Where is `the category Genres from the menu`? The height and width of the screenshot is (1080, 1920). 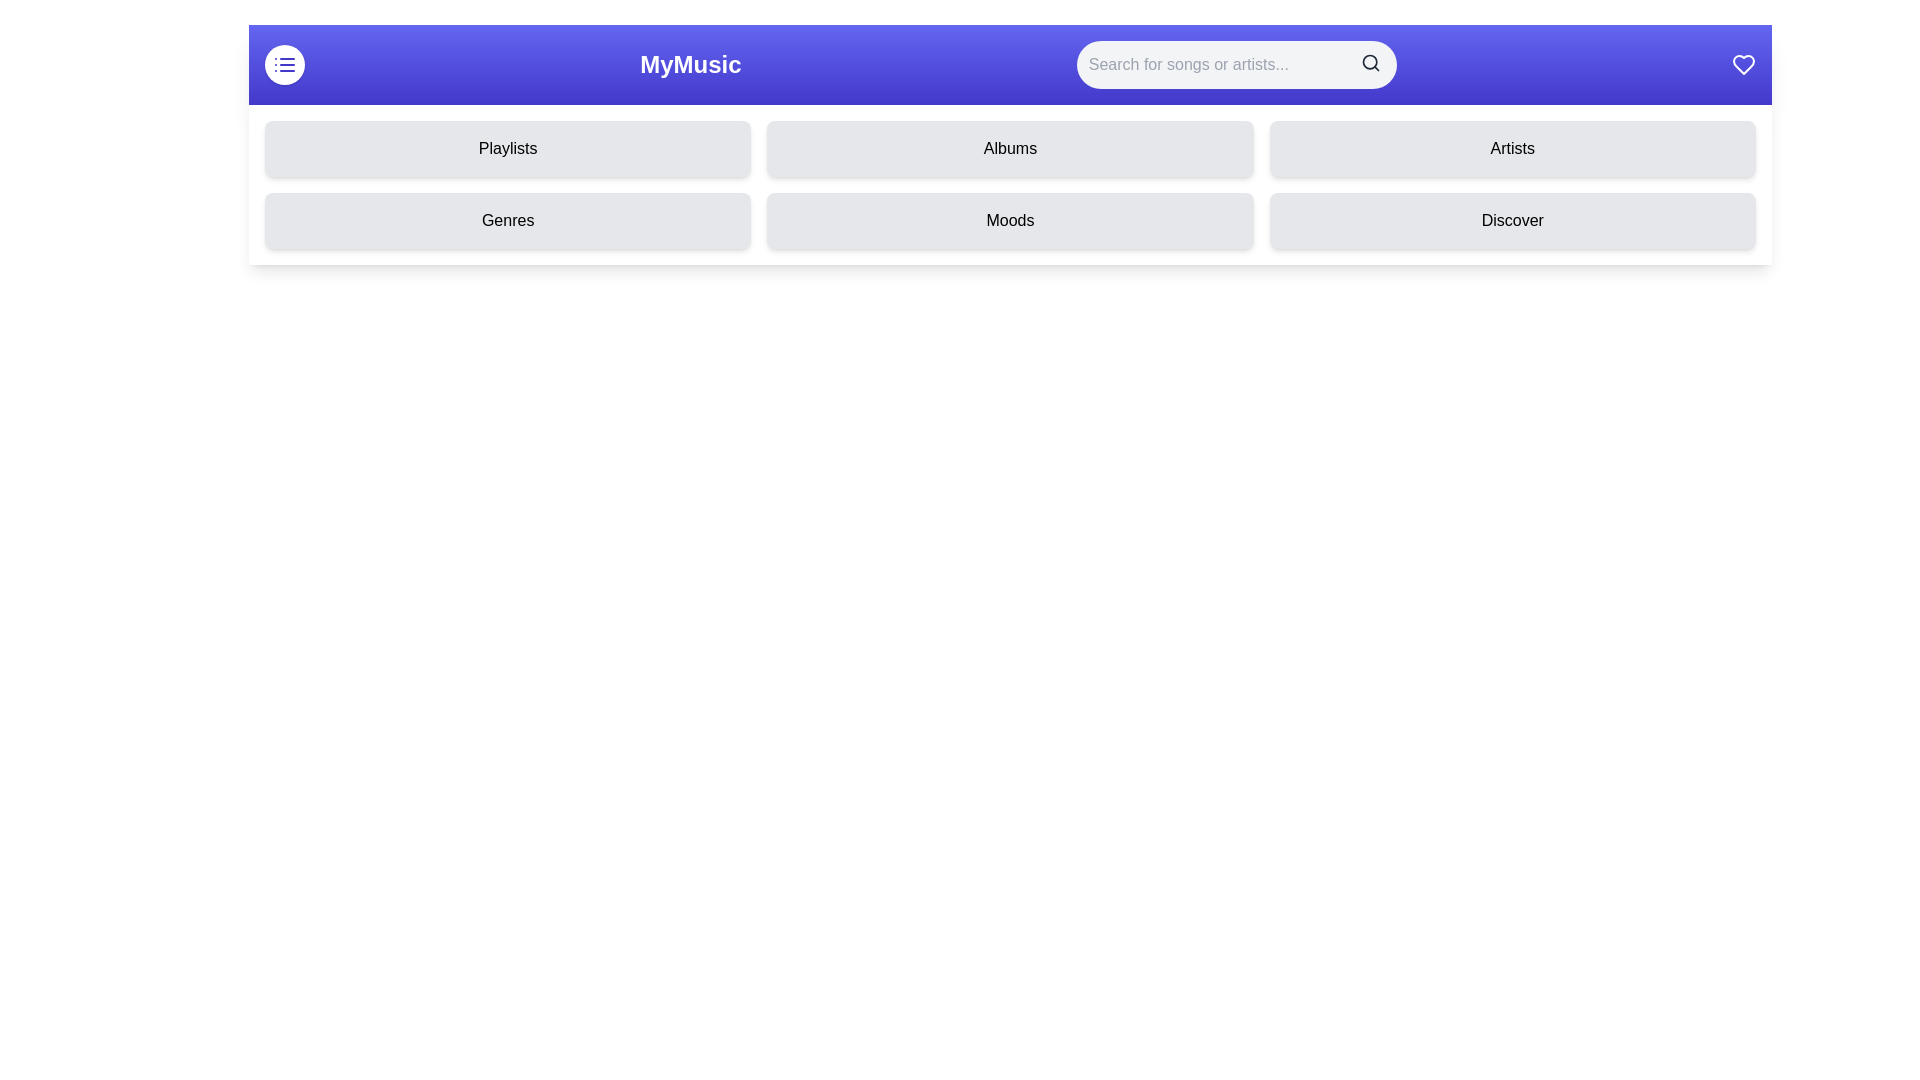
the category Genres from the menu is located at coordinates (508, 220).